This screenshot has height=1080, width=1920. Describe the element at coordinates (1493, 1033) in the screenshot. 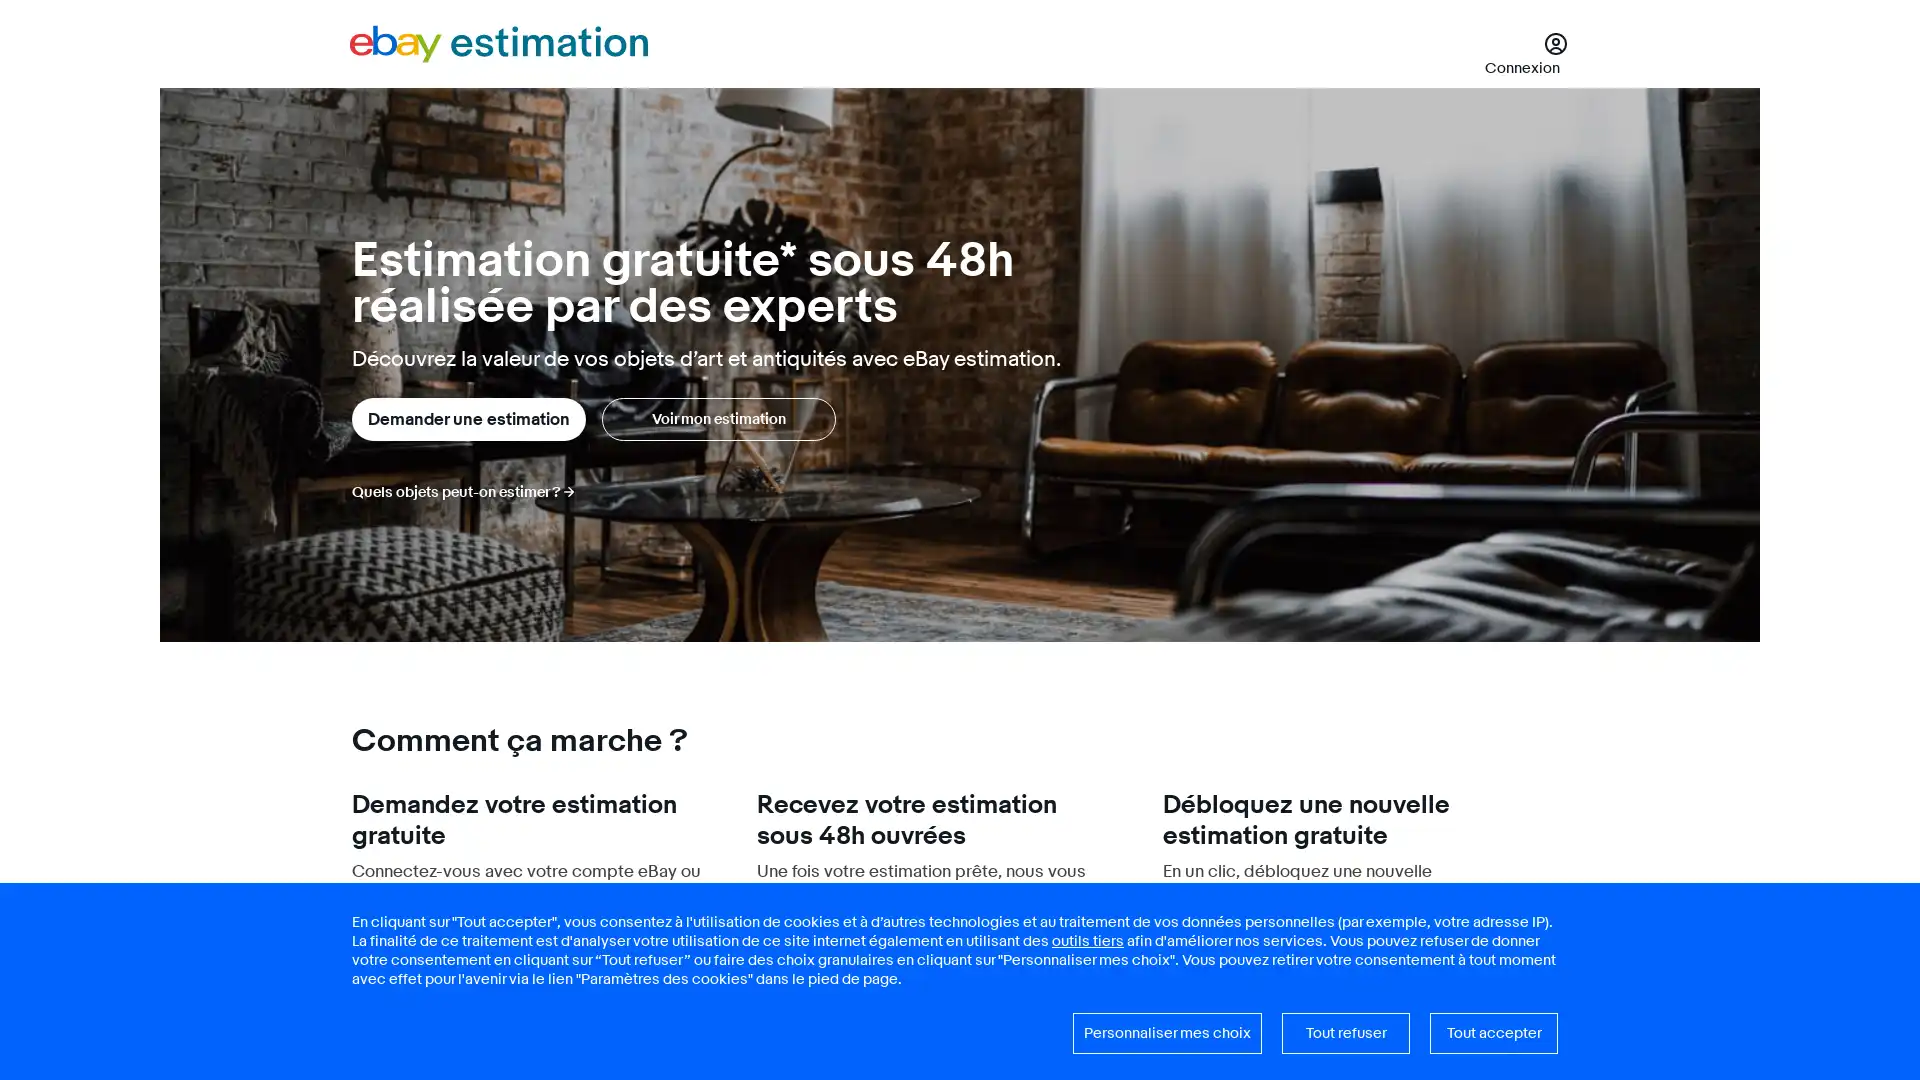

I see `Tout accepter` at that location.